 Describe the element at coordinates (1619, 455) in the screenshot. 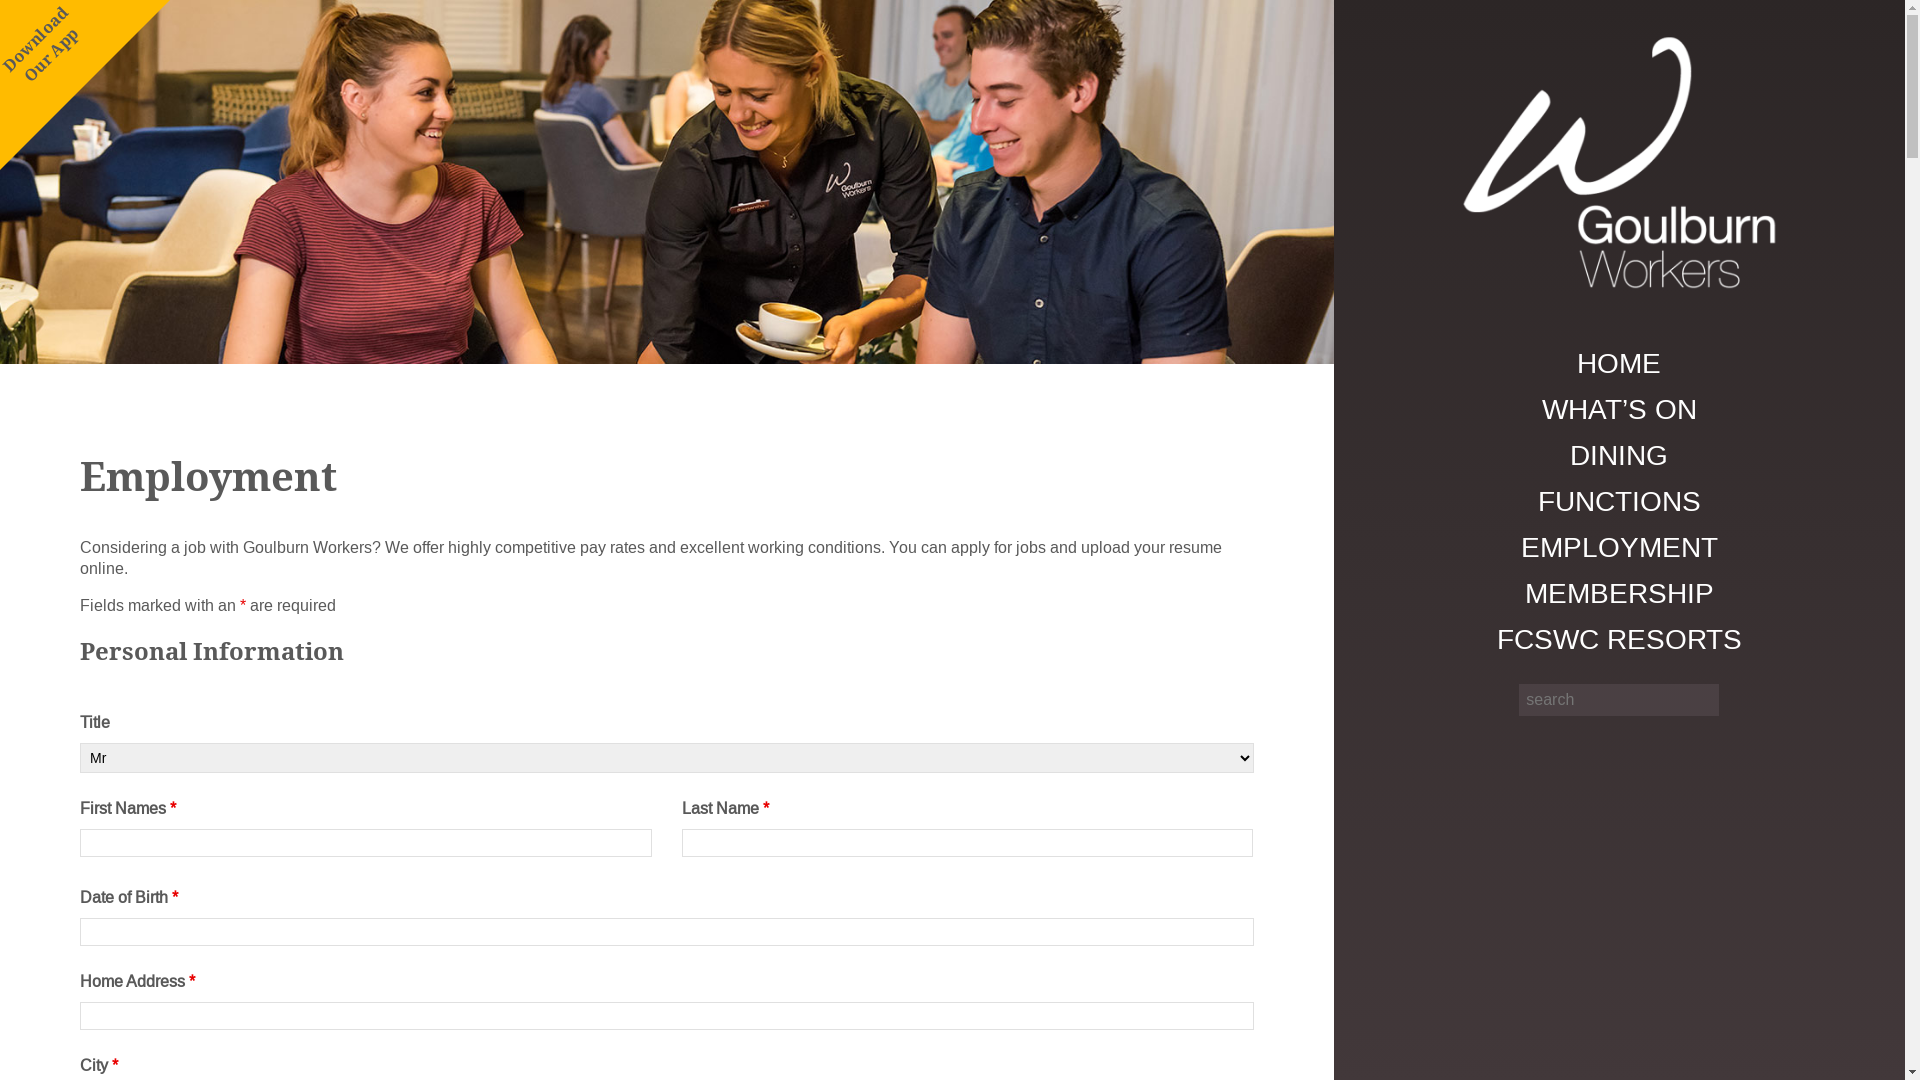

I see `'DINING'` at that location.